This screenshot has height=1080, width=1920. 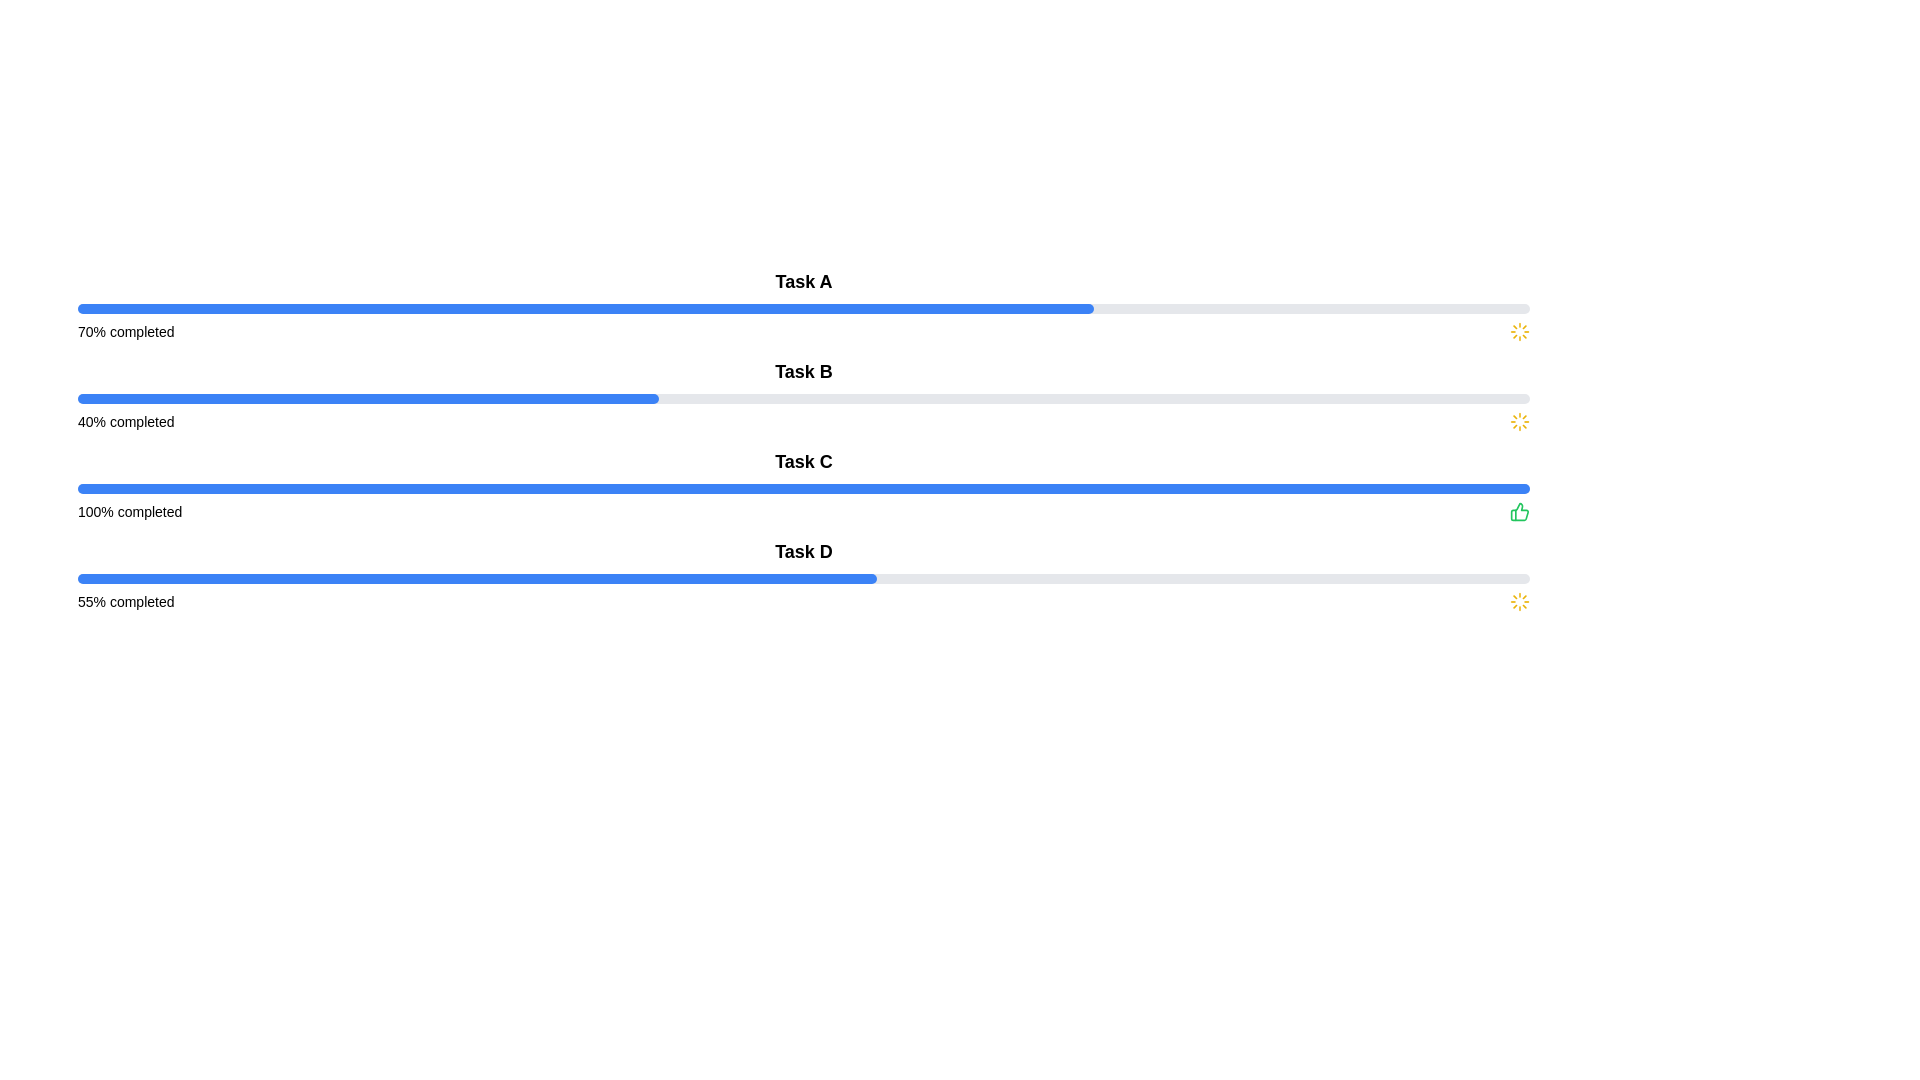 What do you see at coordinates (804, 511) in the screenshot?
I see `the label indicating a 100% completion status for Task C, which includes a thumbs-up icon on the right side` at bounding box center [804, 511].